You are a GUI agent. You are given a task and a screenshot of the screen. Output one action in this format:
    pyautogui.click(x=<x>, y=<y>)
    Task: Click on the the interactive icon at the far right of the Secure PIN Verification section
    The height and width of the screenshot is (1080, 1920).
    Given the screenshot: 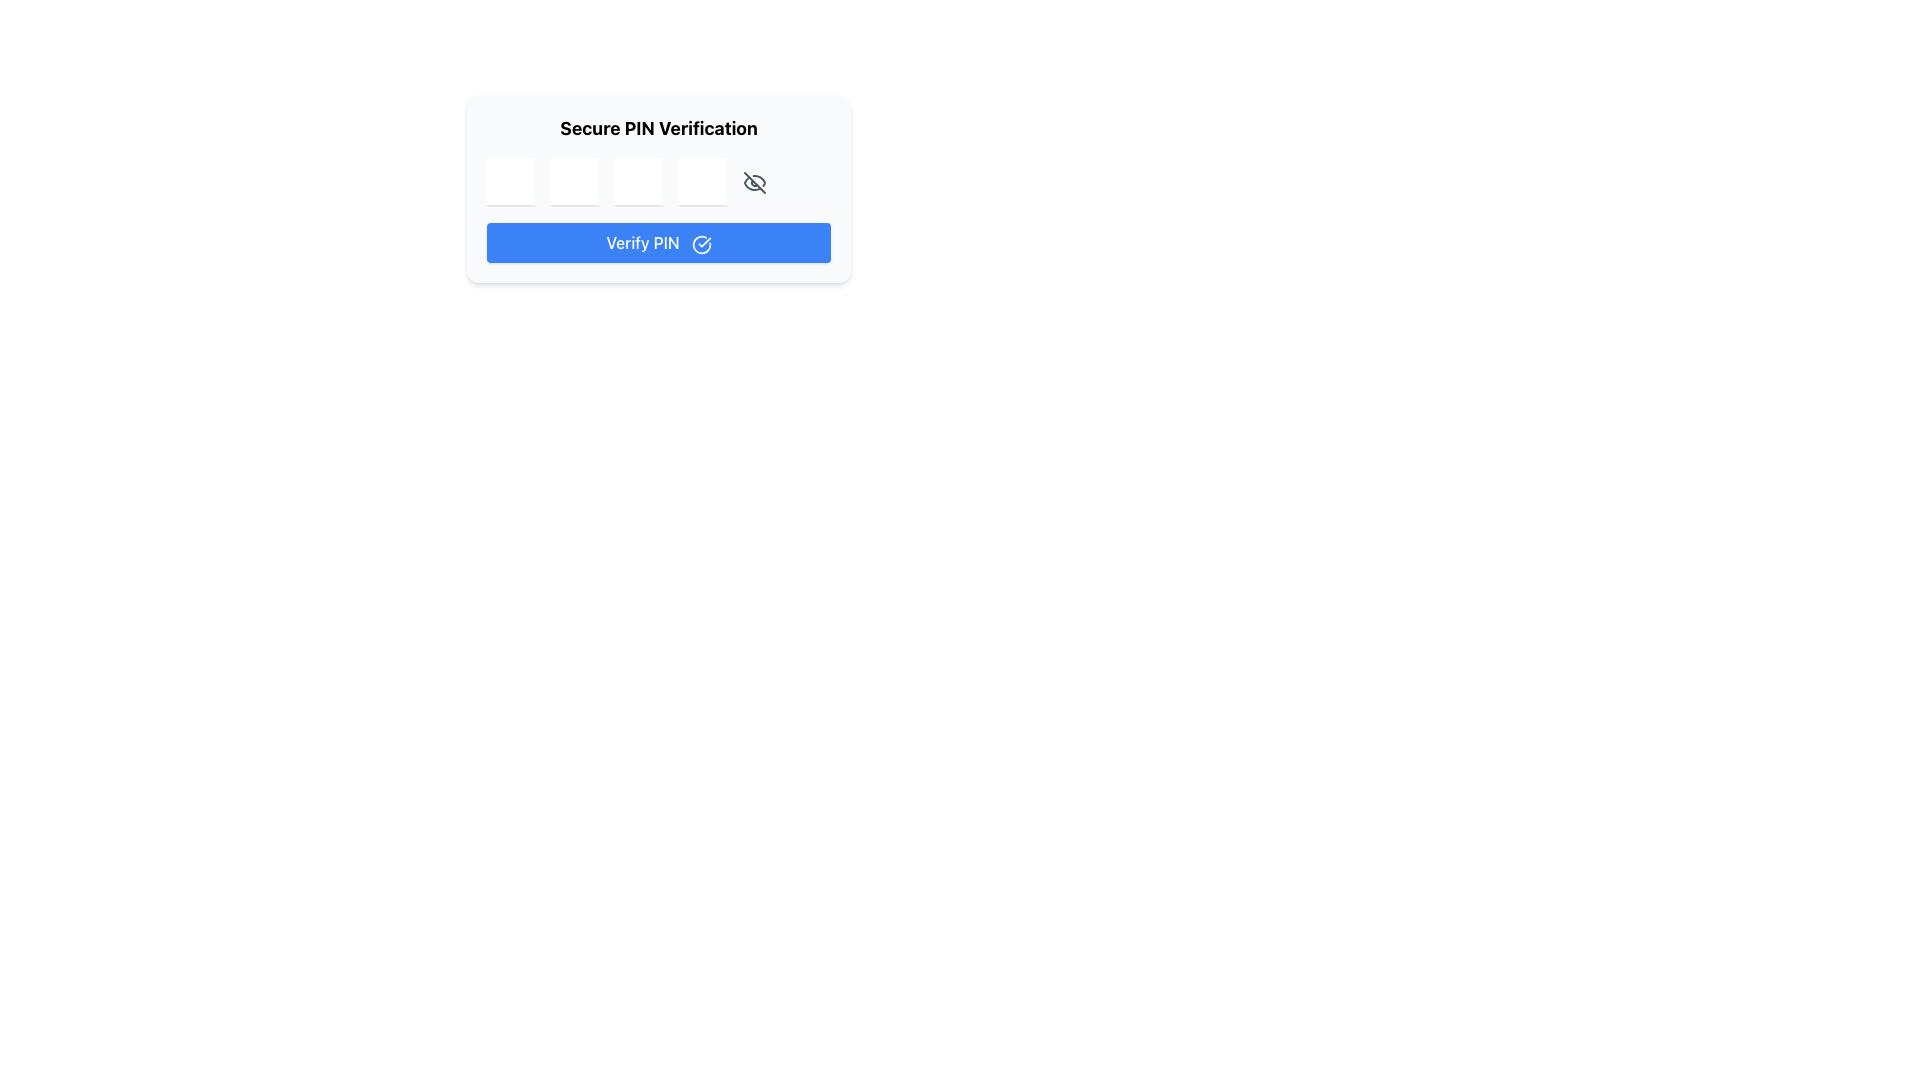 What is the action you would take?
    pyautogui.click(x=753, y=182)
    